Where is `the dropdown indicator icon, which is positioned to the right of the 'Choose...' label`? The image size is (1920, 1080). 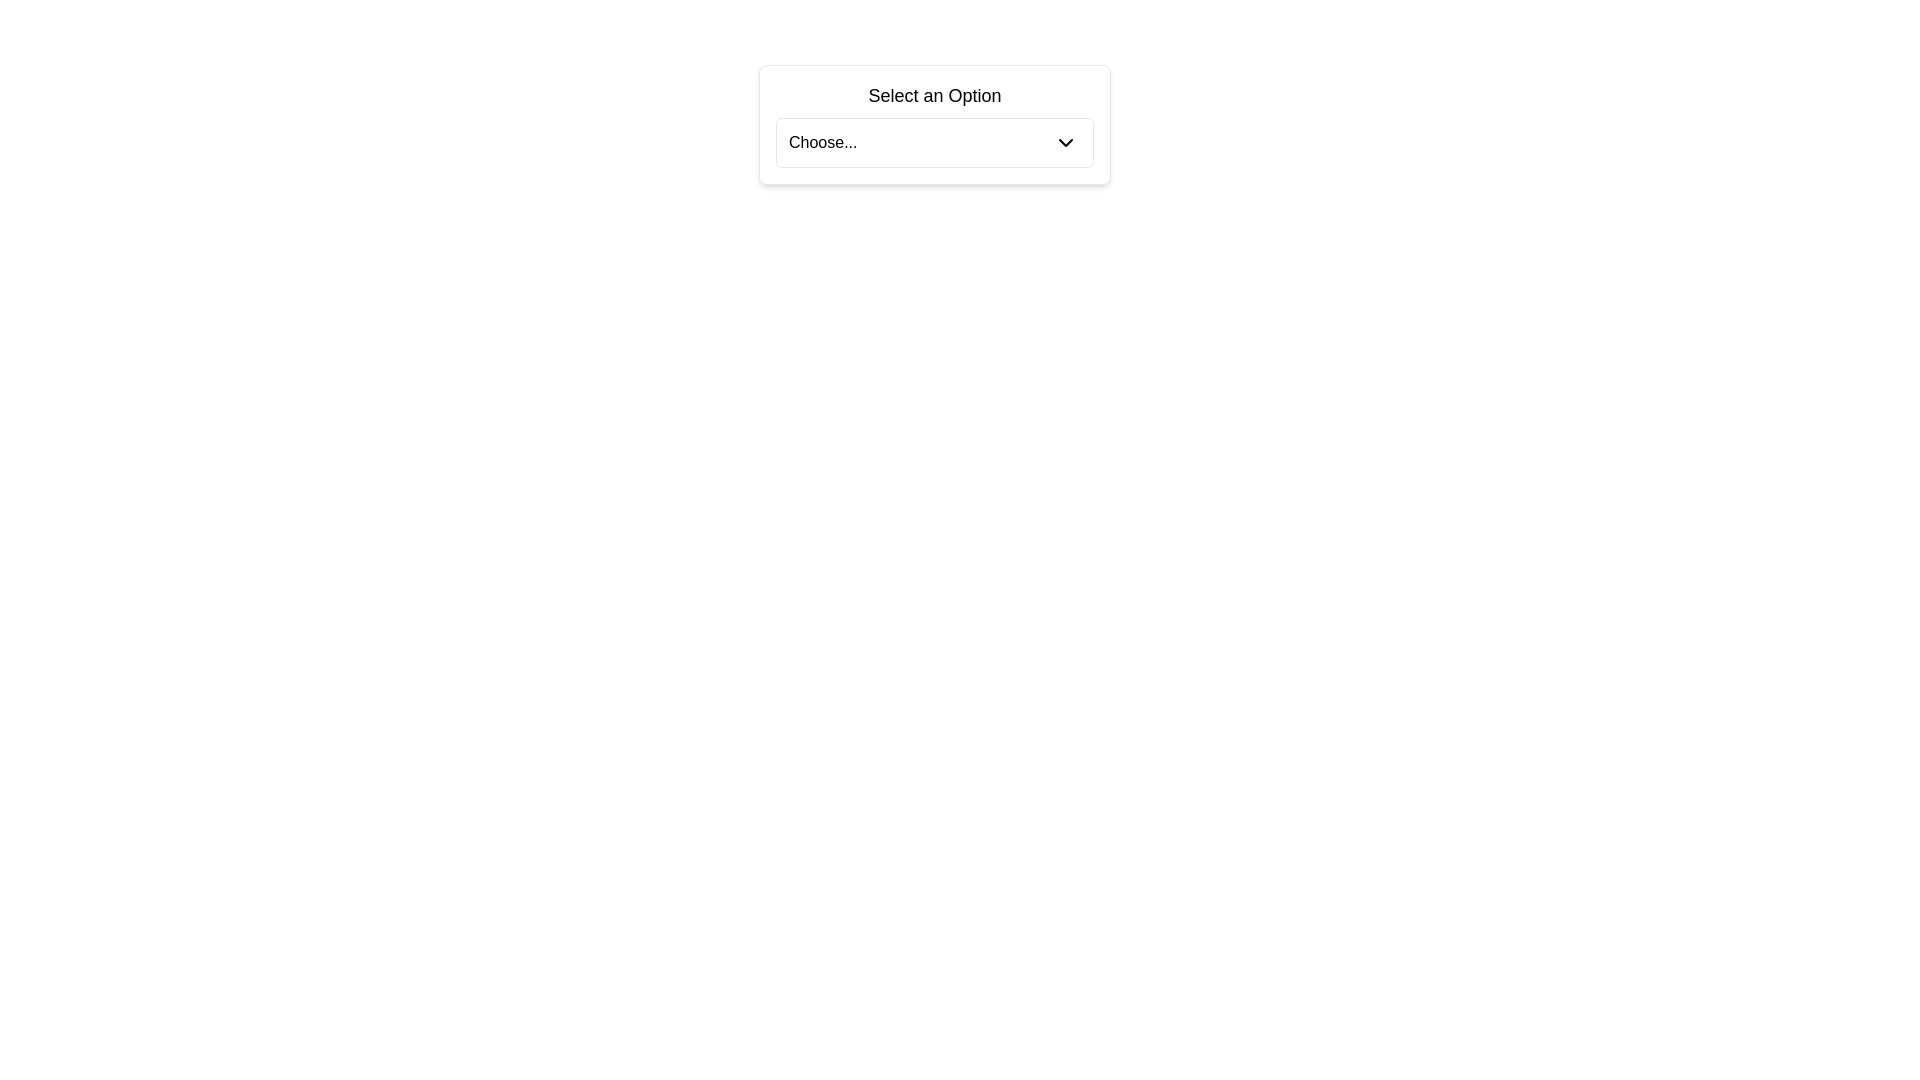 the dropdown indicator icon, which is positioned to the right of the 'Choose...' label is located at coordinates (1064, 141).